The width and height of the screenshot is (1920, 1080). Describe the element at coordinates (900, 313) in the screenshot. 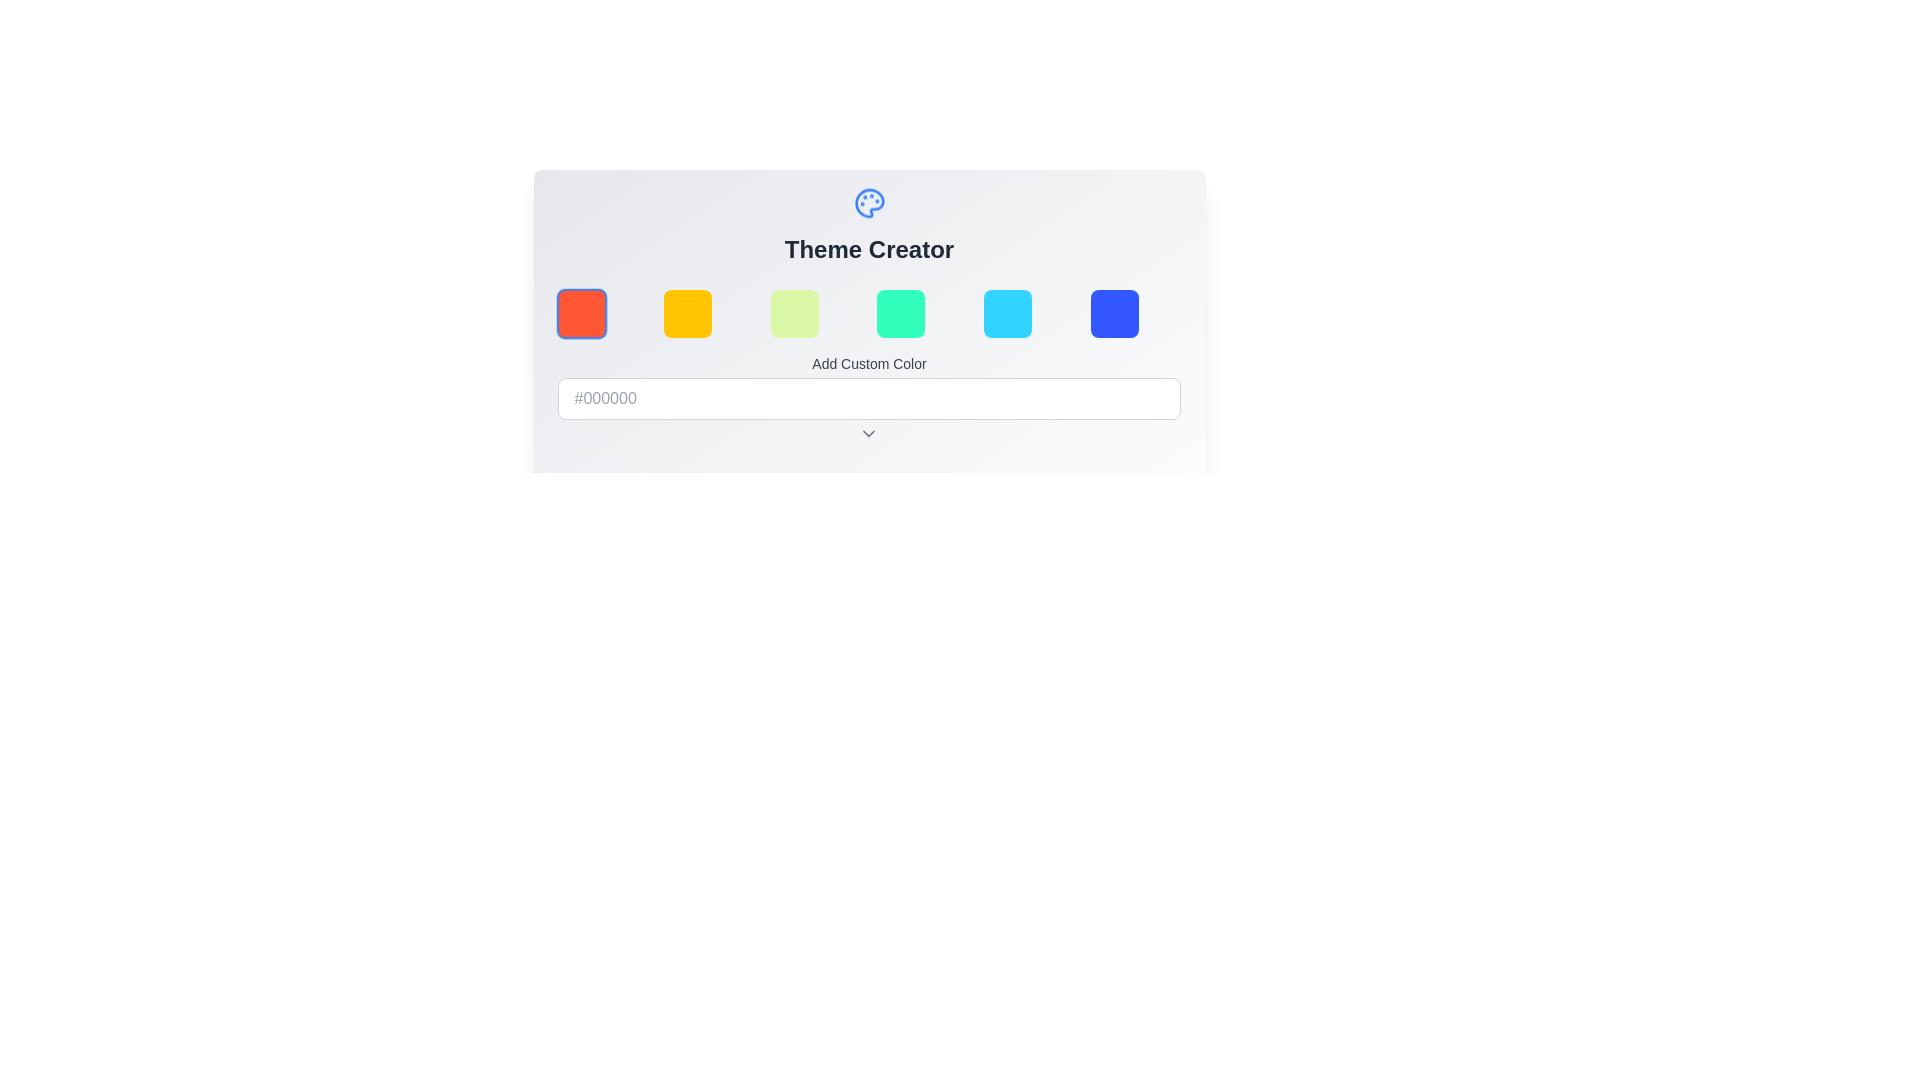

I see `the Color selection button, which is the fourth item in the grid of color buttons for selecting a specific shade of green in the 'Add Custom Color' section` at that location.